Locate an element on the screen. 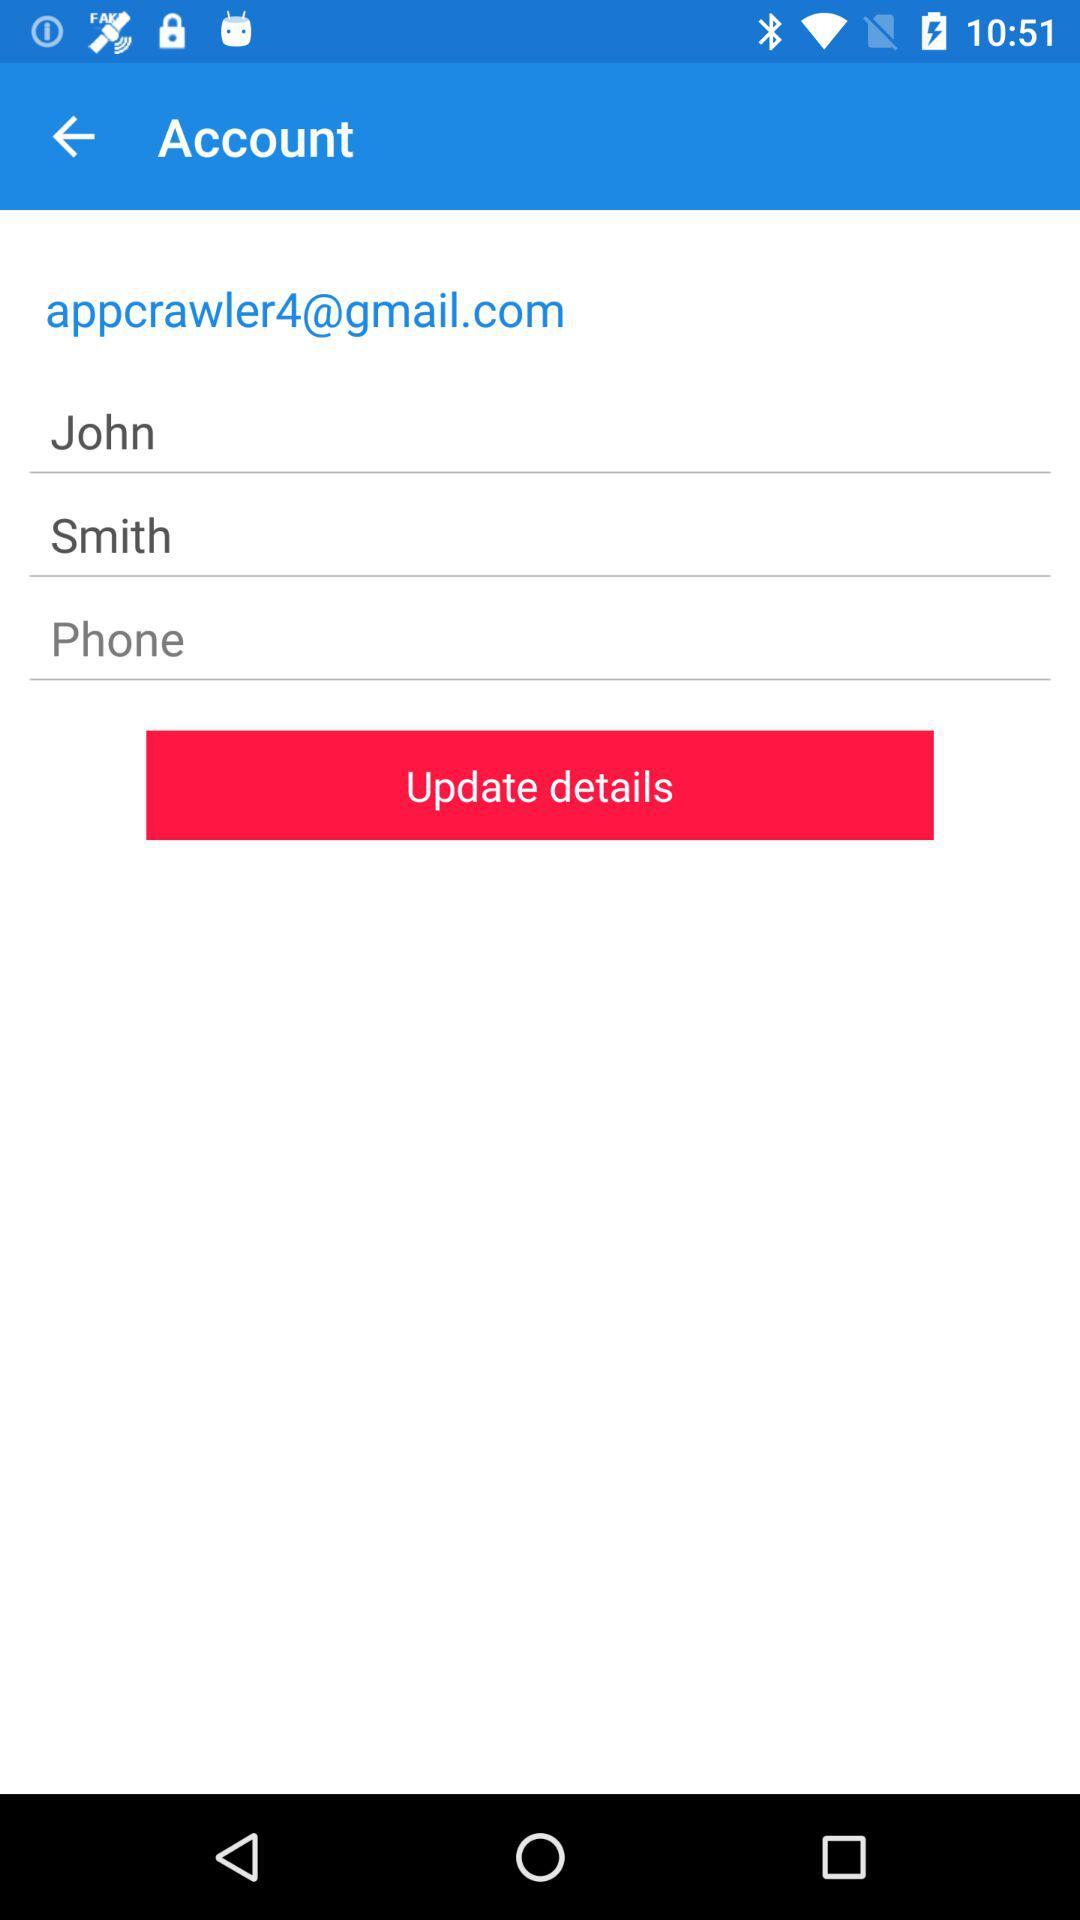 This screenshot has height=1920, width=1080. the update details item is located at coordinates (540, 784).